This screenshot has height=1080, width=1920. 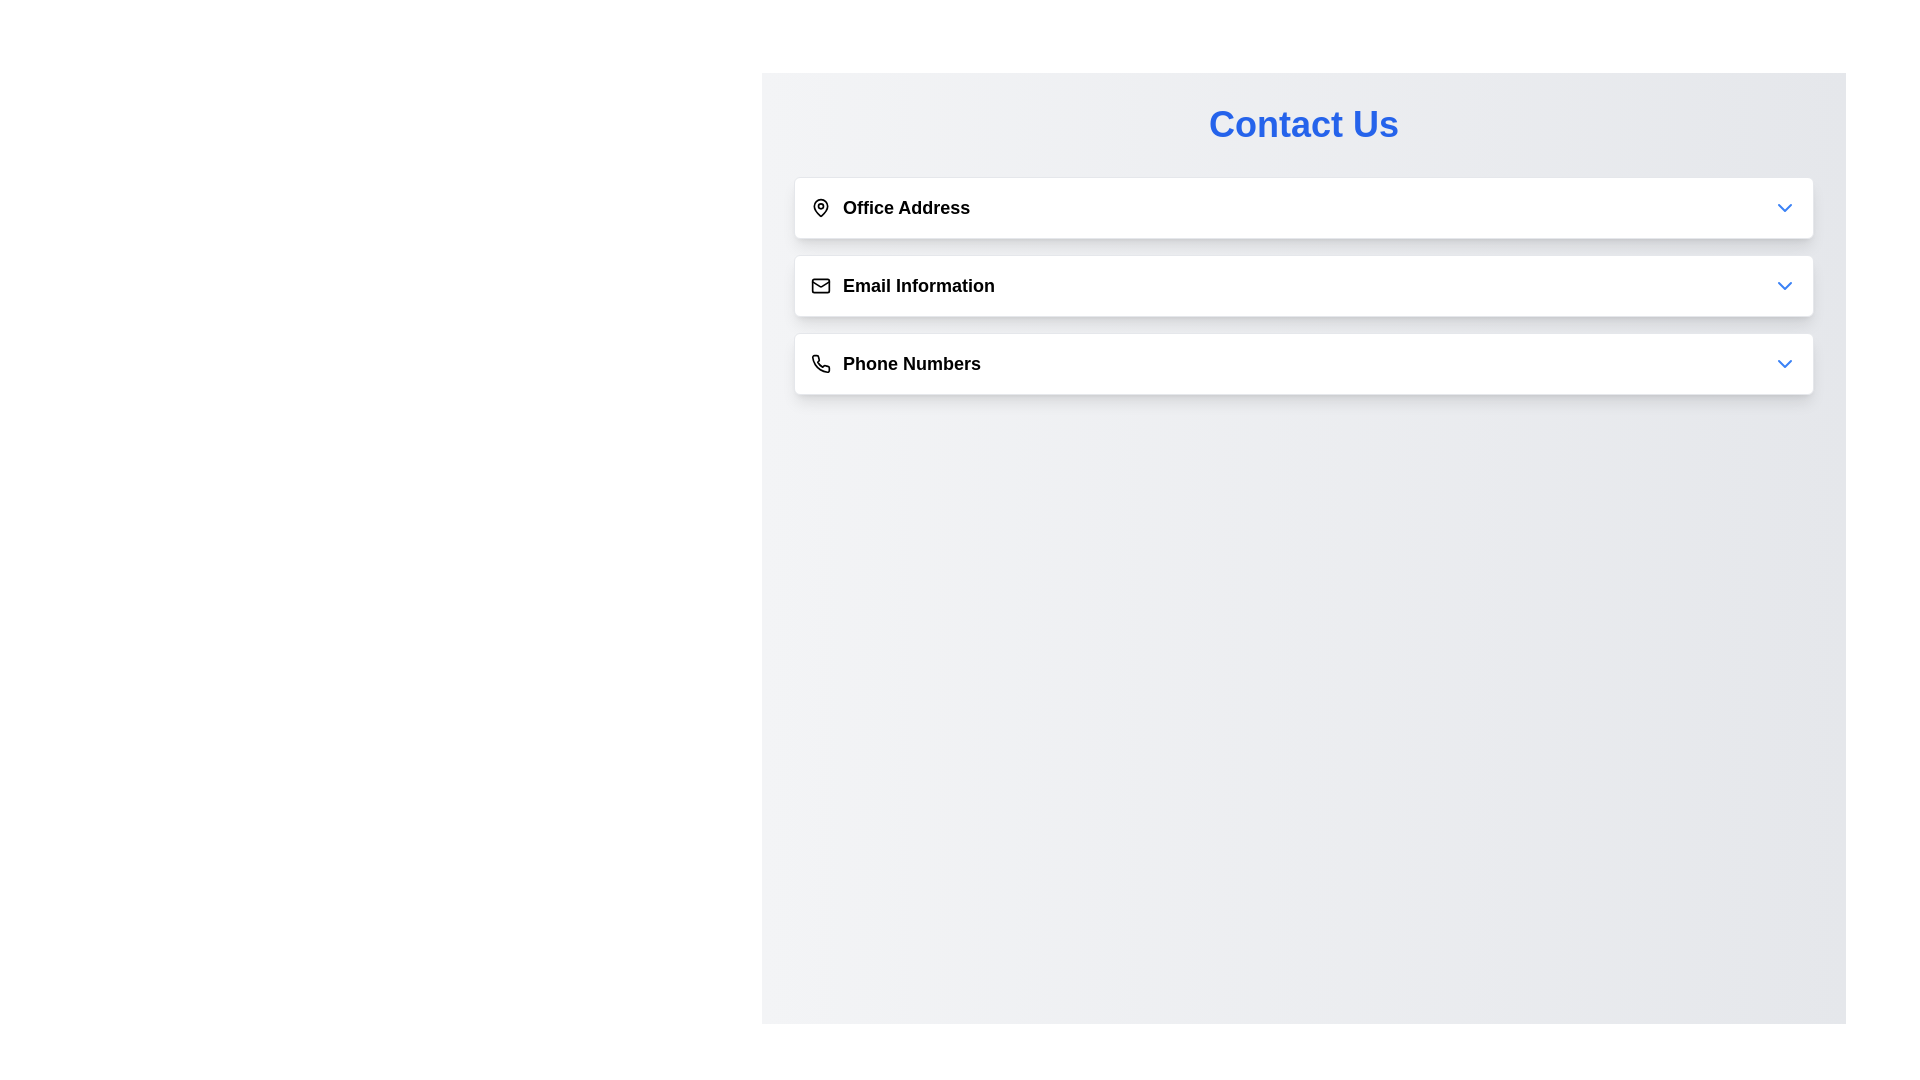 I want to click on the text label that indicates the phone number section, located in the 'Contact Us' section of the page, so click(x=911, y=363).